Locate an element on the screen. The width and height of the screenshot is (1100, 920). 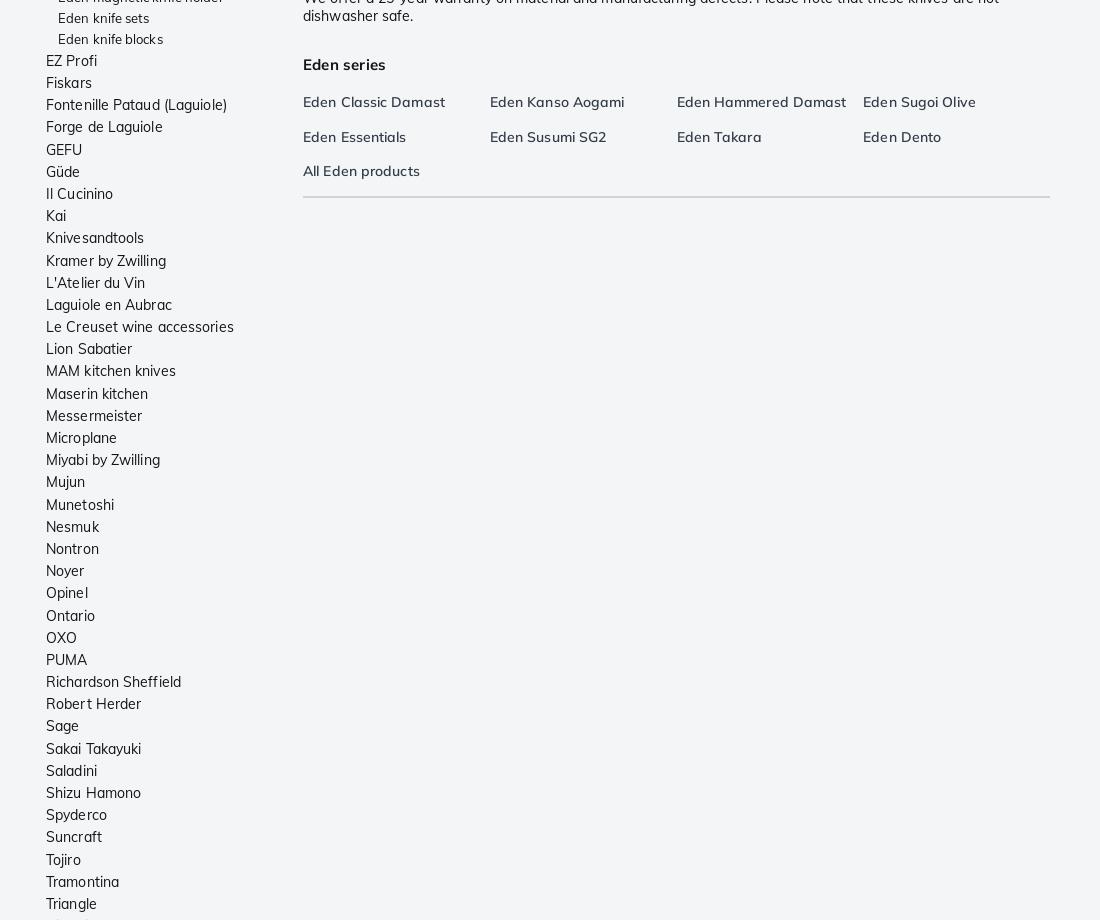
'All Eden products' is located at coordinates (361, 169).